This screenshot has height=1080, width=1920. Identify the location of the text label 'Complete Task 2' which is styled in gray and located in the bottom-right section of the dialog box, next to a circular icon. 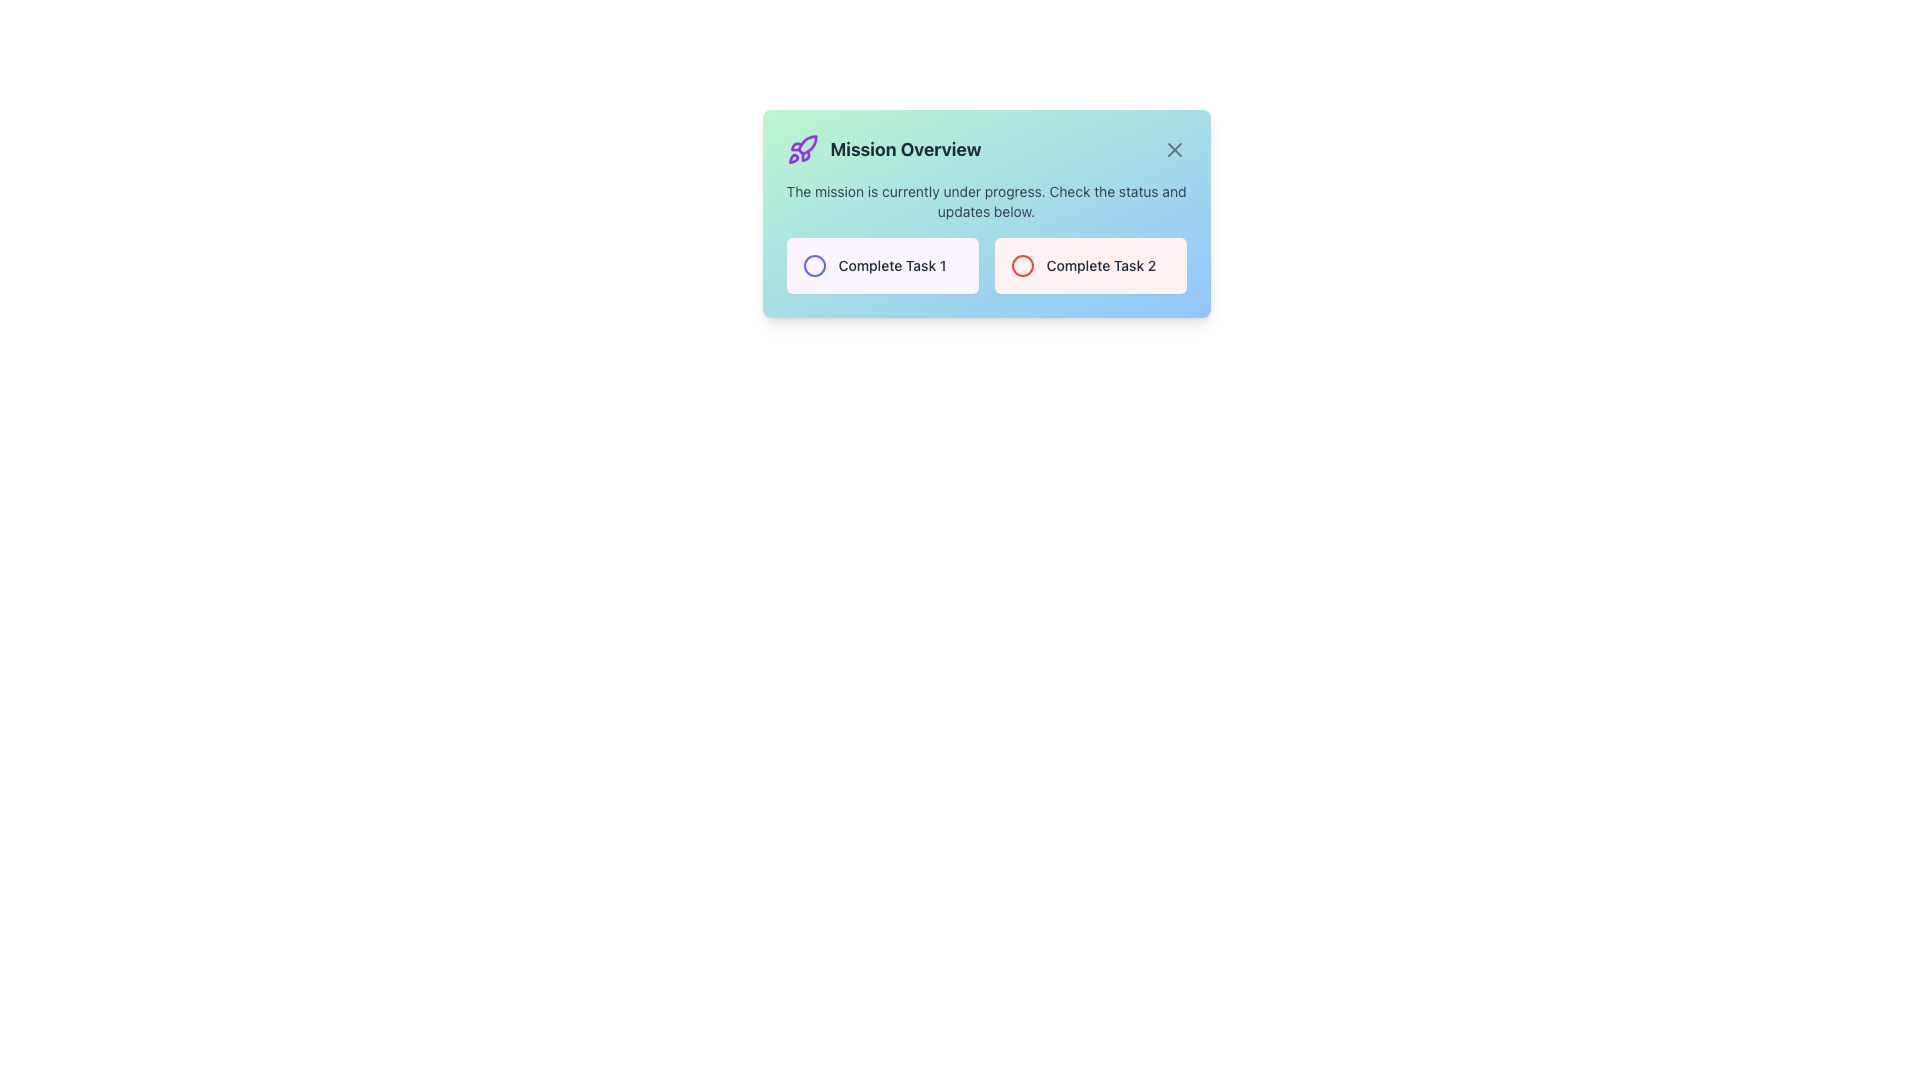
(1100, 265).